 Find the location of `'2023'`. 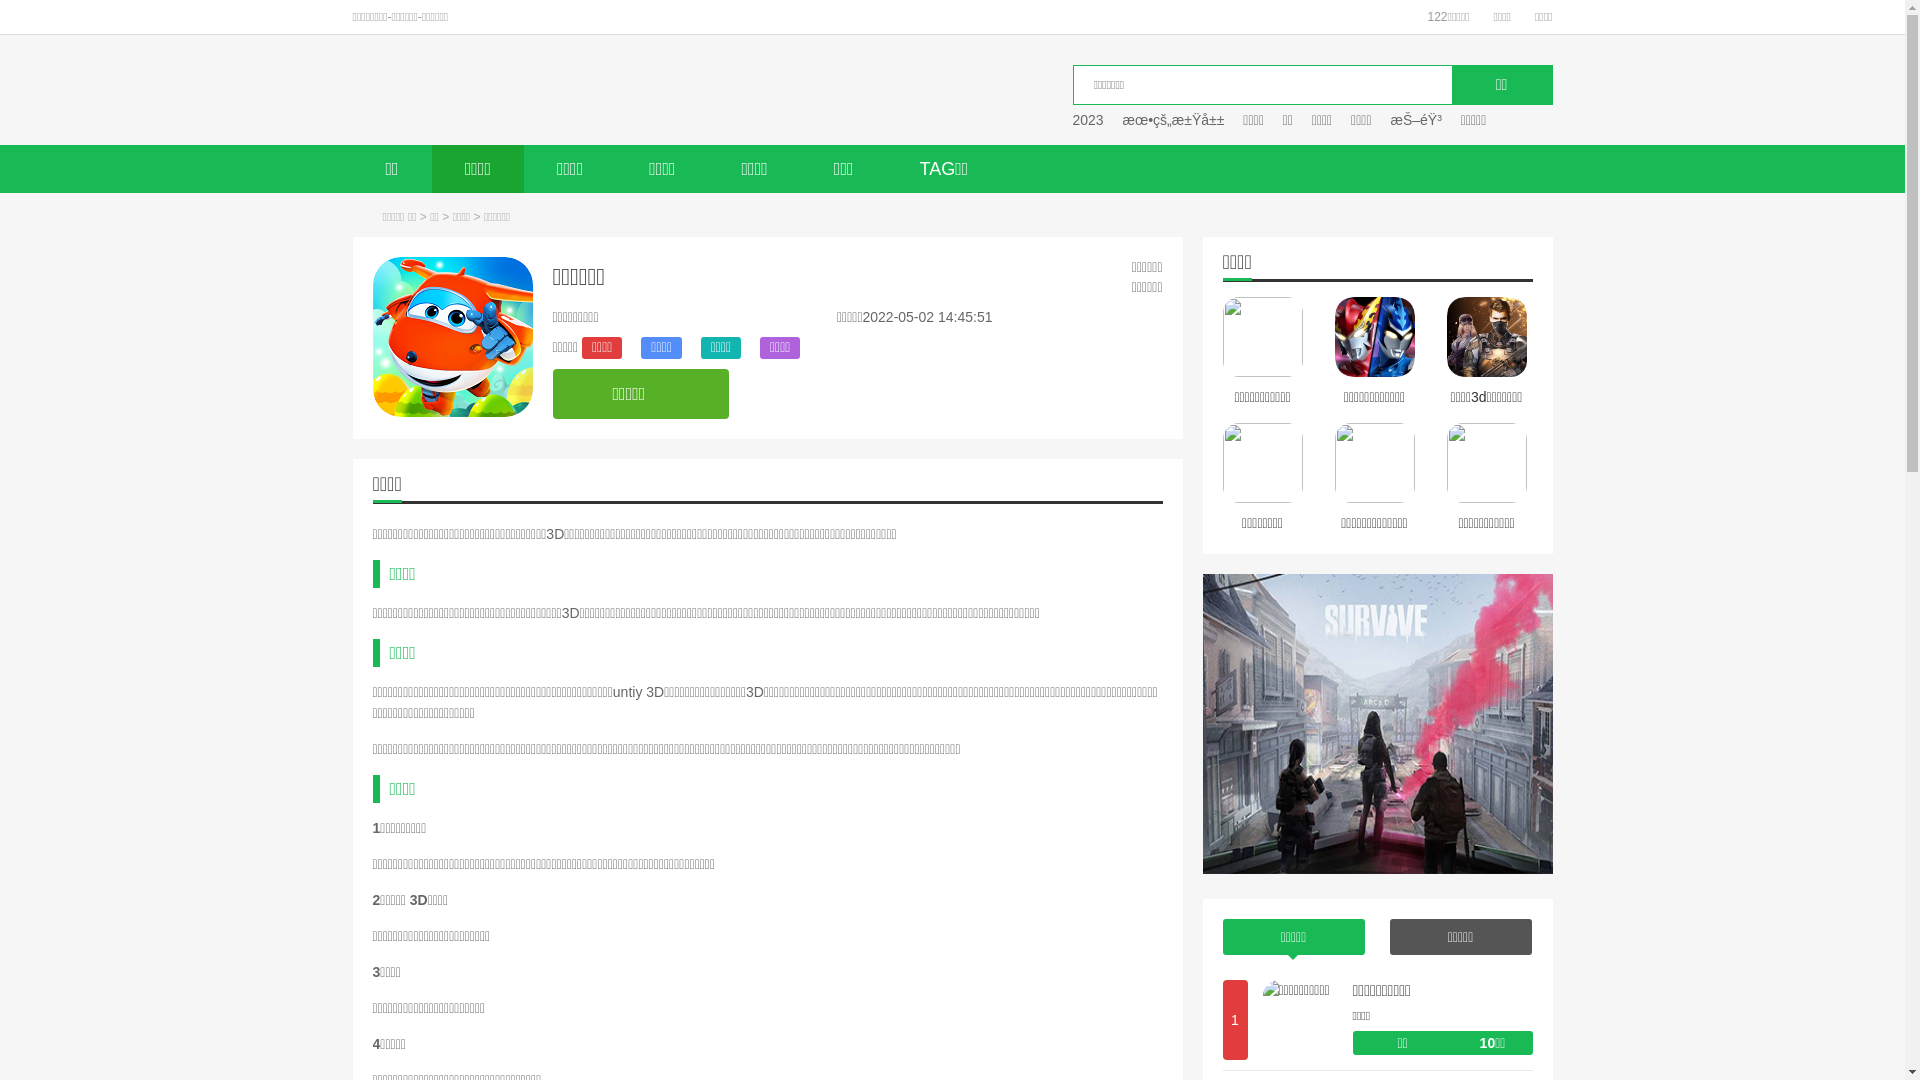

'2023' is located at coordinates (1086, 119).